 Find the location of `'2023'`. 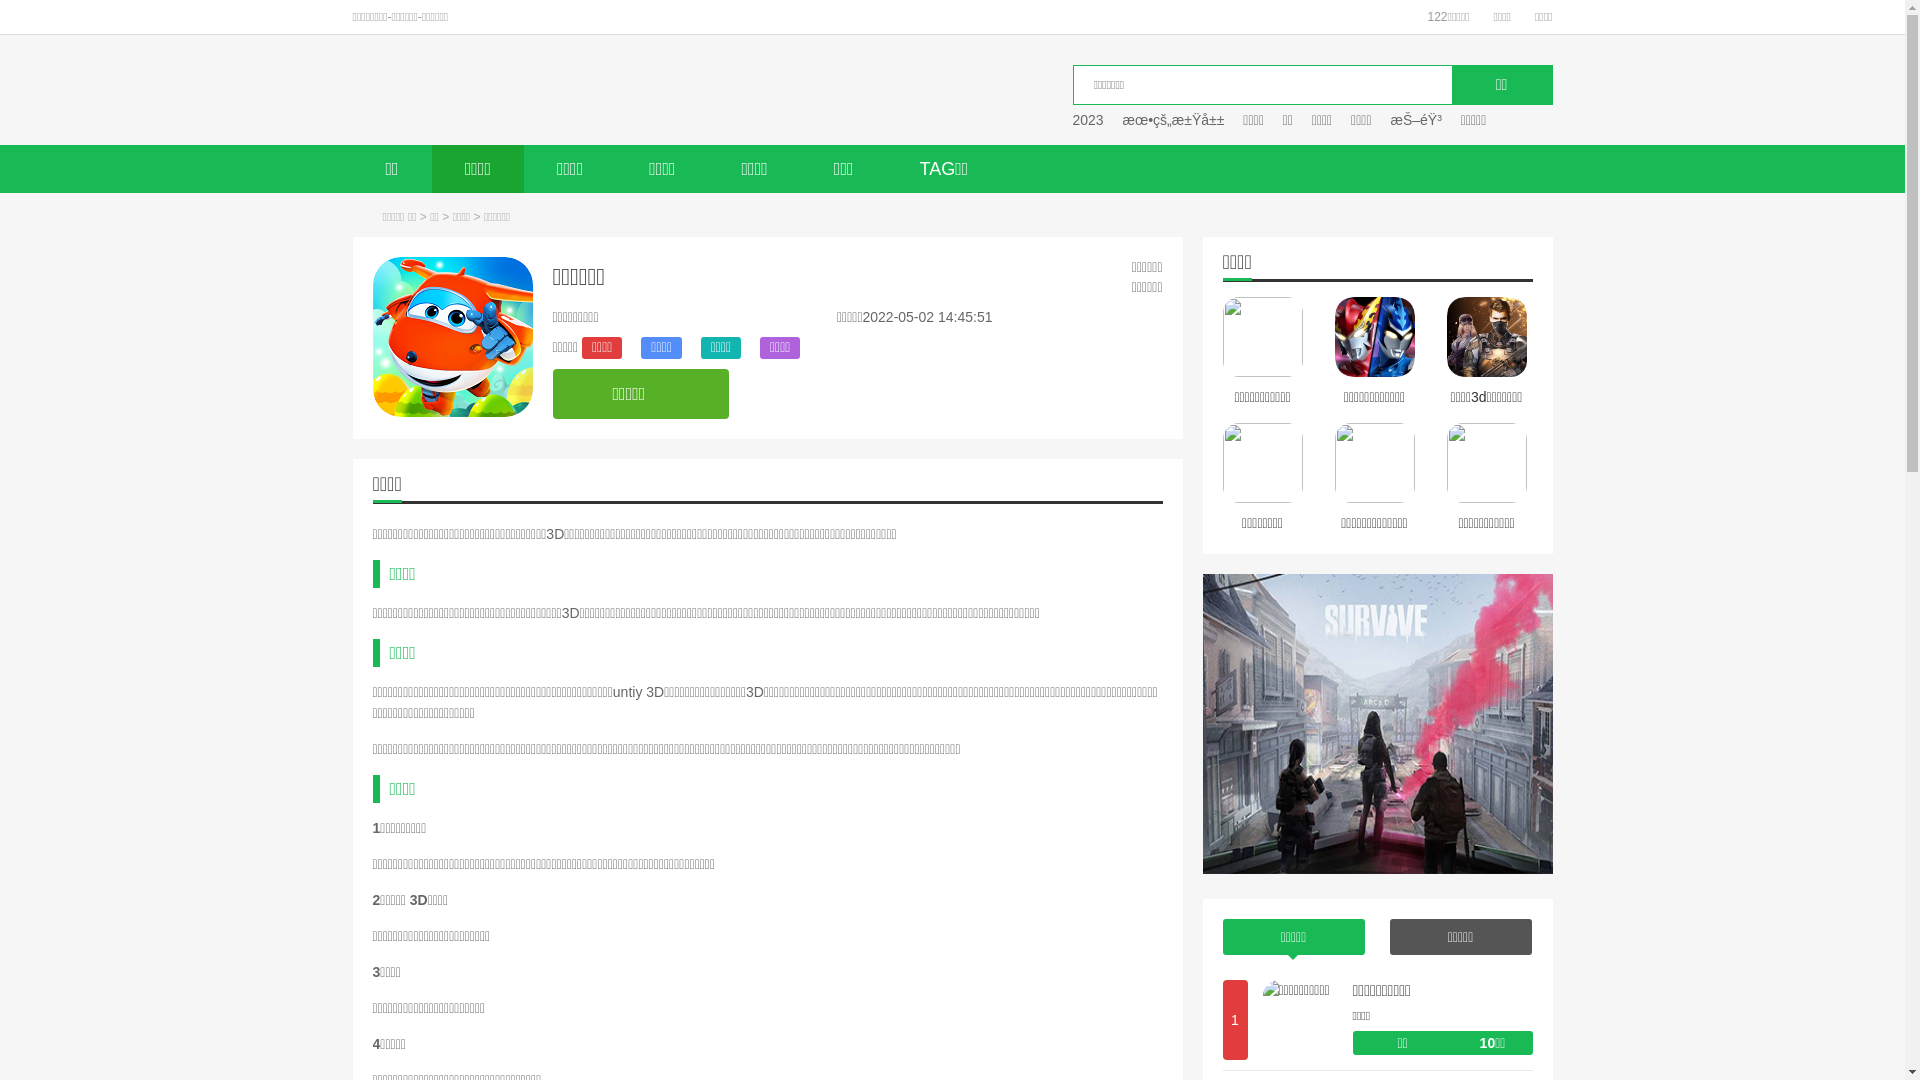

'2023' is located at coordinates (1086, 119).